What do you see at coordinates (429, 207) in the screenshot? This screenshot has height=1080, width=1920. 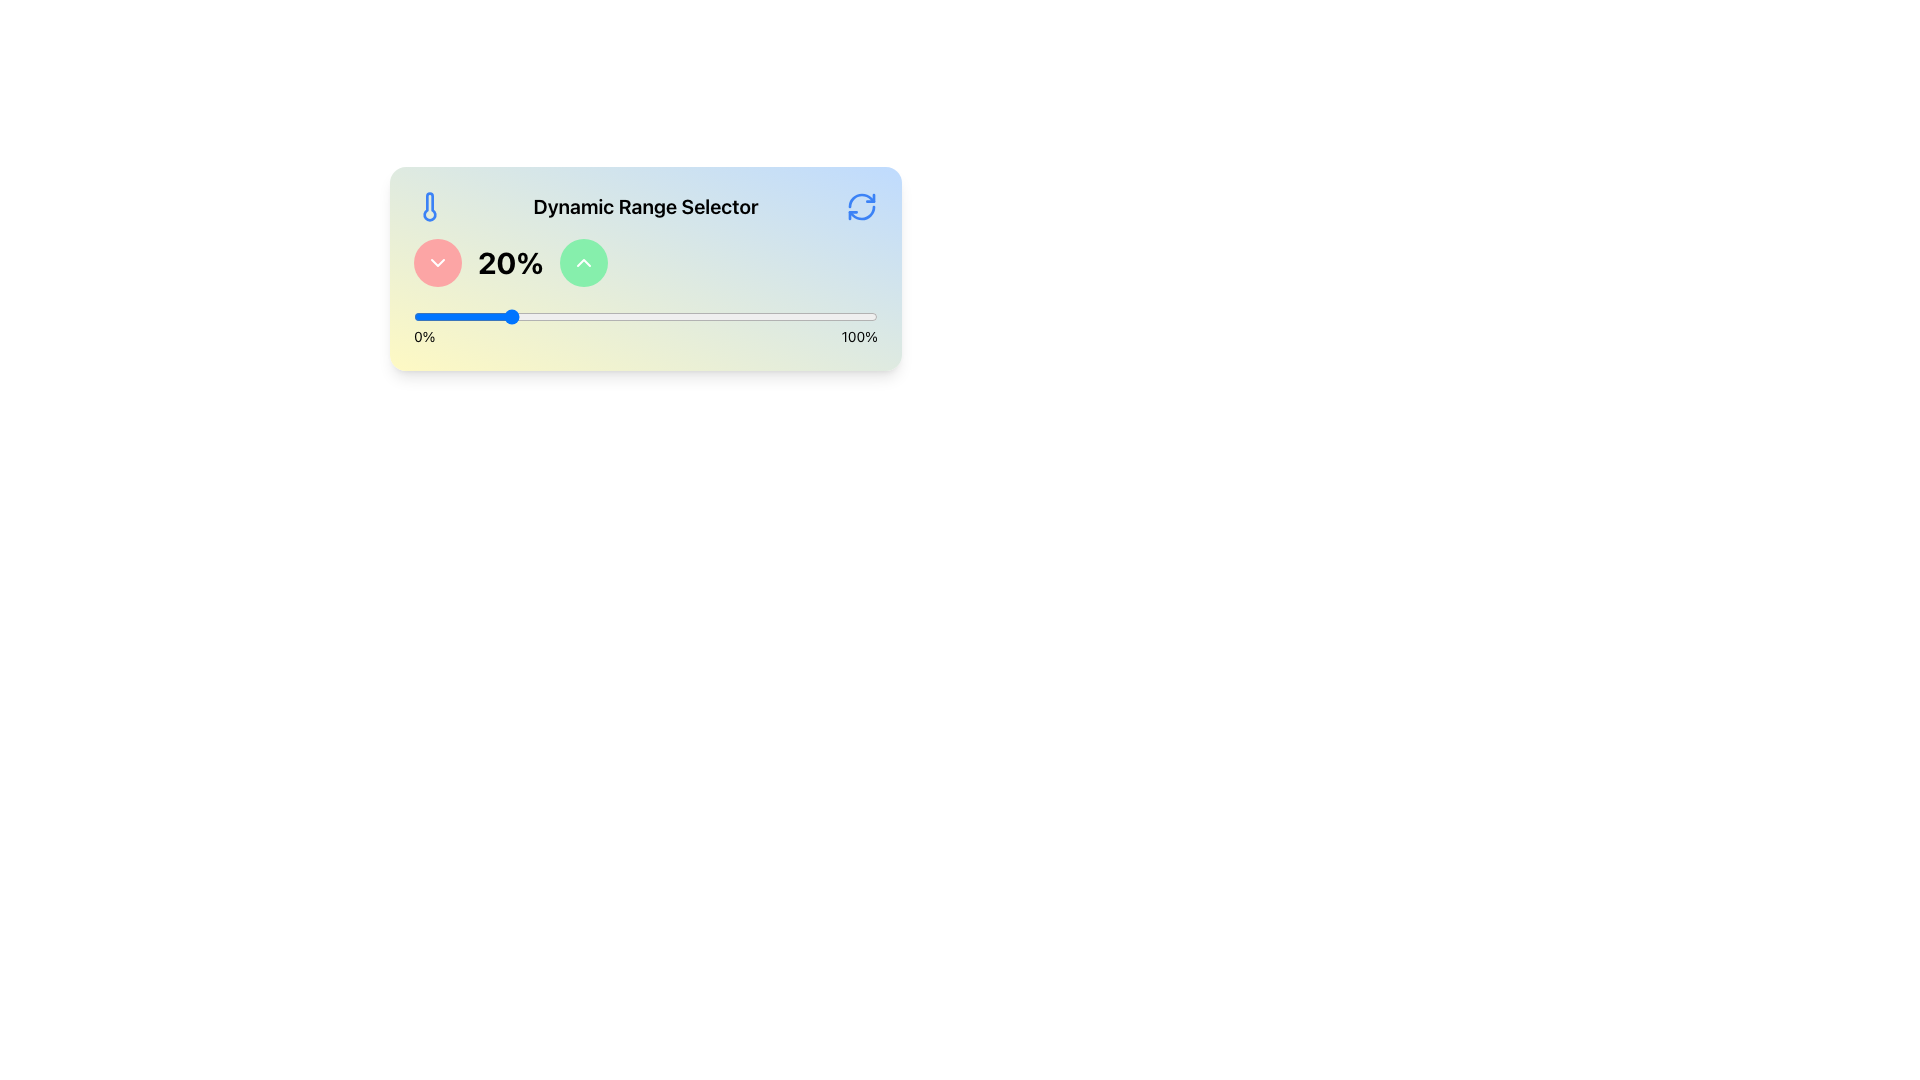 I see `the thin vertical thermometer icon located in the upper-left corner of the 'Dynamic Range Selector' area, positioned to the left of the text label` at bounding box center [429, 207].